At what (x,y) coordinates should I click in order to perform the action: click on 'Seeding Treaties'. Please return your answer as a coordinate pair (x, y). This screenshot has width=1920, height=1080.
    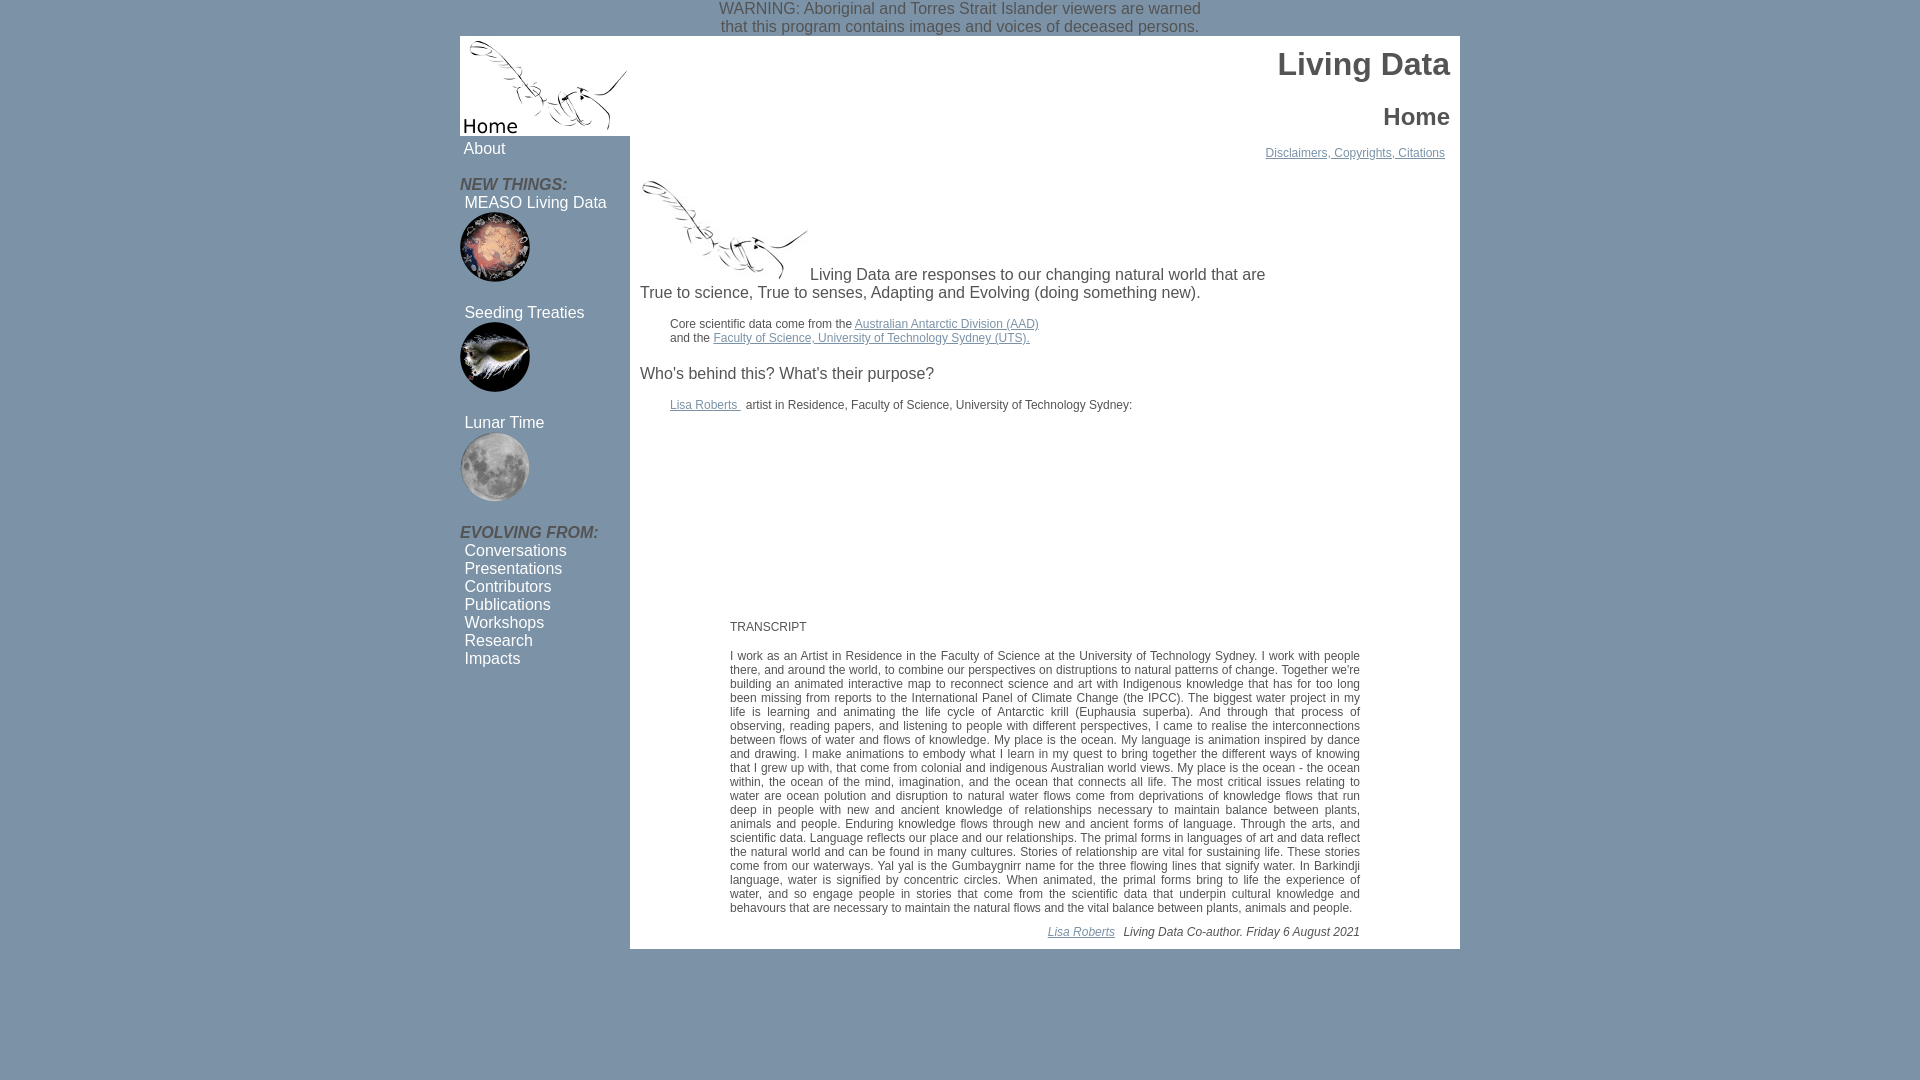
    Looking at the image, I should click on (494, 356).